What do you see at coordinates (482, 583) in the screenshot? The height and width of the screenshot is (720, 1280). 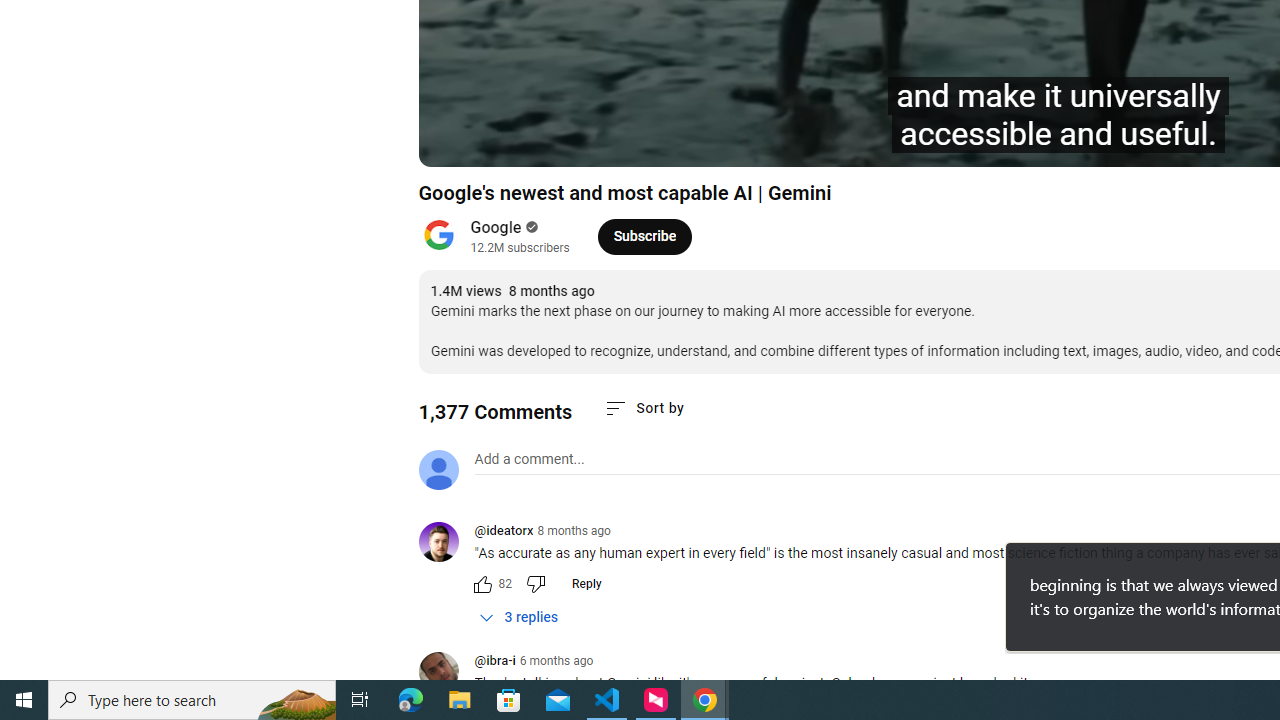 I see `'Like this comment along with 82 other people'` at bounding box center [482, 583].